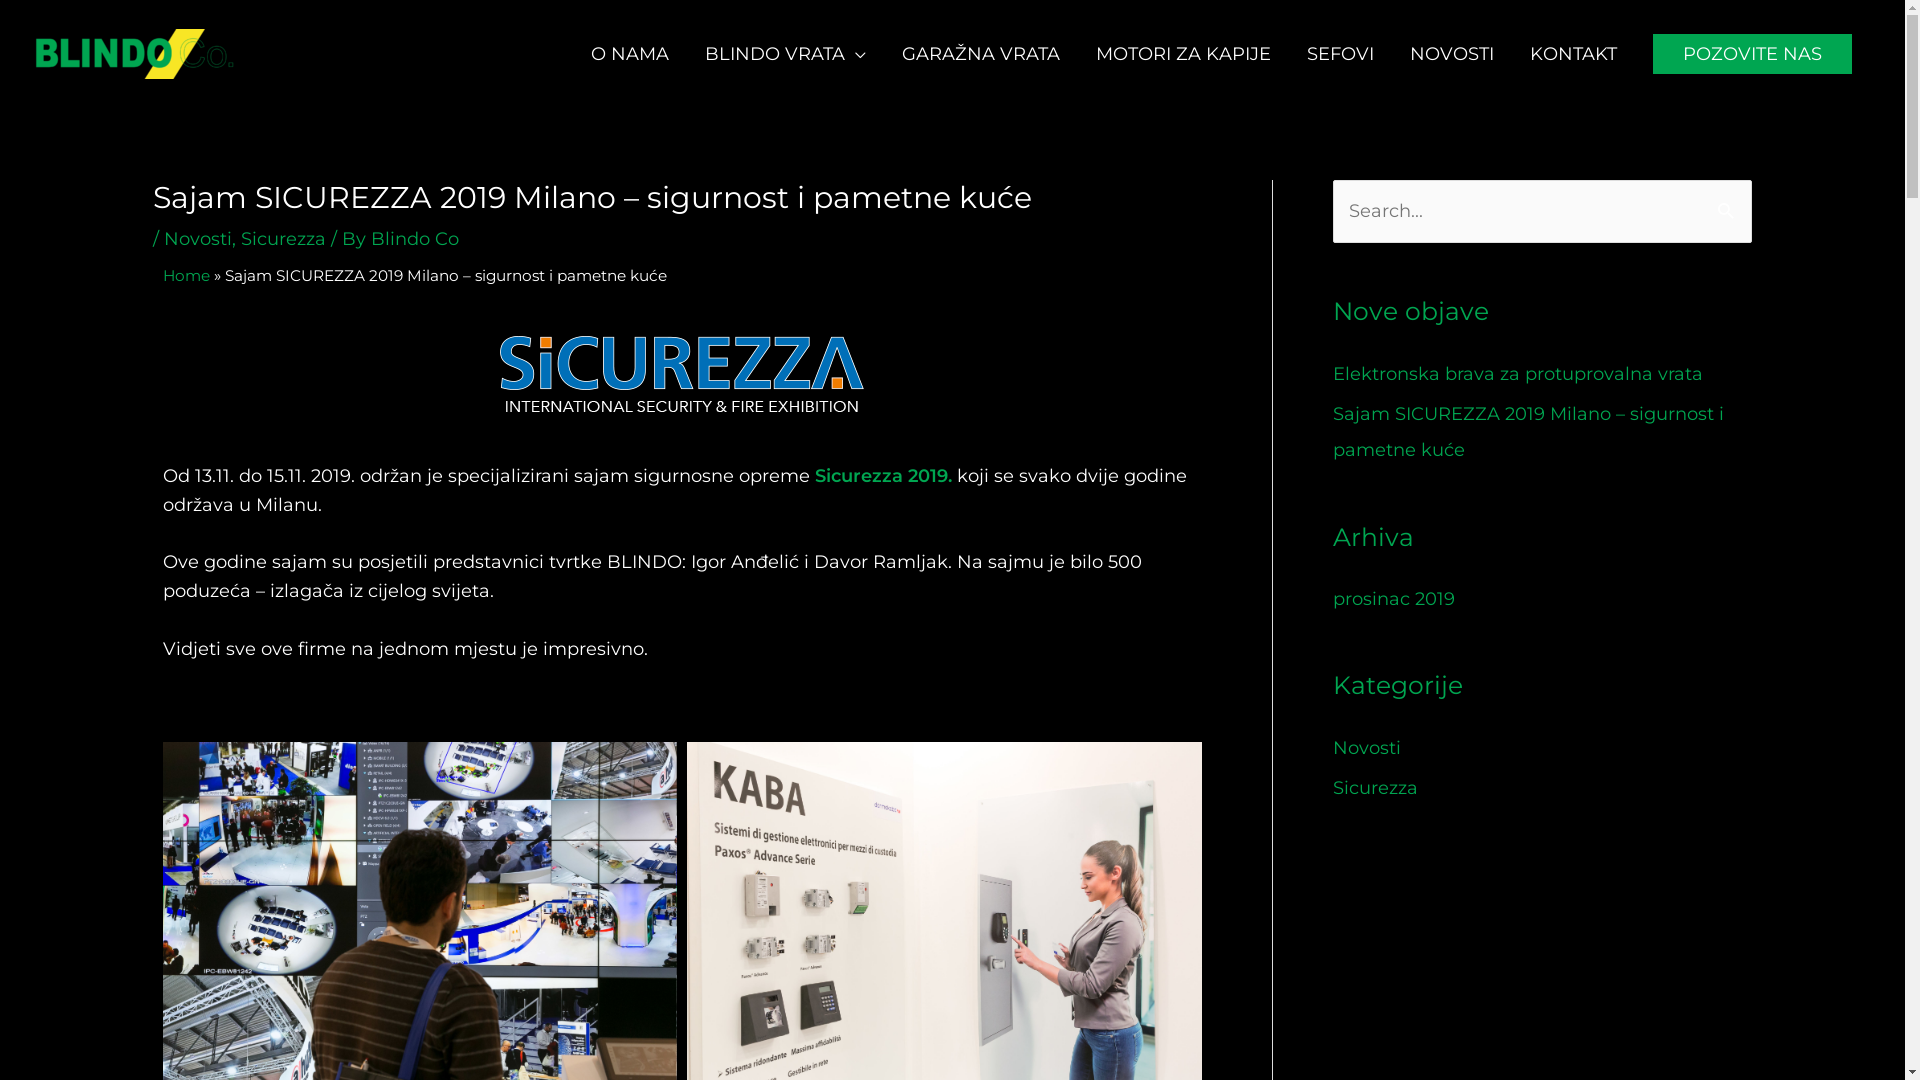 Image resolution: width=1920 pixels, height=1080 pixels. What do you see at coordinates (1391, 597) in the screenshot?
I see `'prosinac 2019'` at bounding box center [1391, 597].